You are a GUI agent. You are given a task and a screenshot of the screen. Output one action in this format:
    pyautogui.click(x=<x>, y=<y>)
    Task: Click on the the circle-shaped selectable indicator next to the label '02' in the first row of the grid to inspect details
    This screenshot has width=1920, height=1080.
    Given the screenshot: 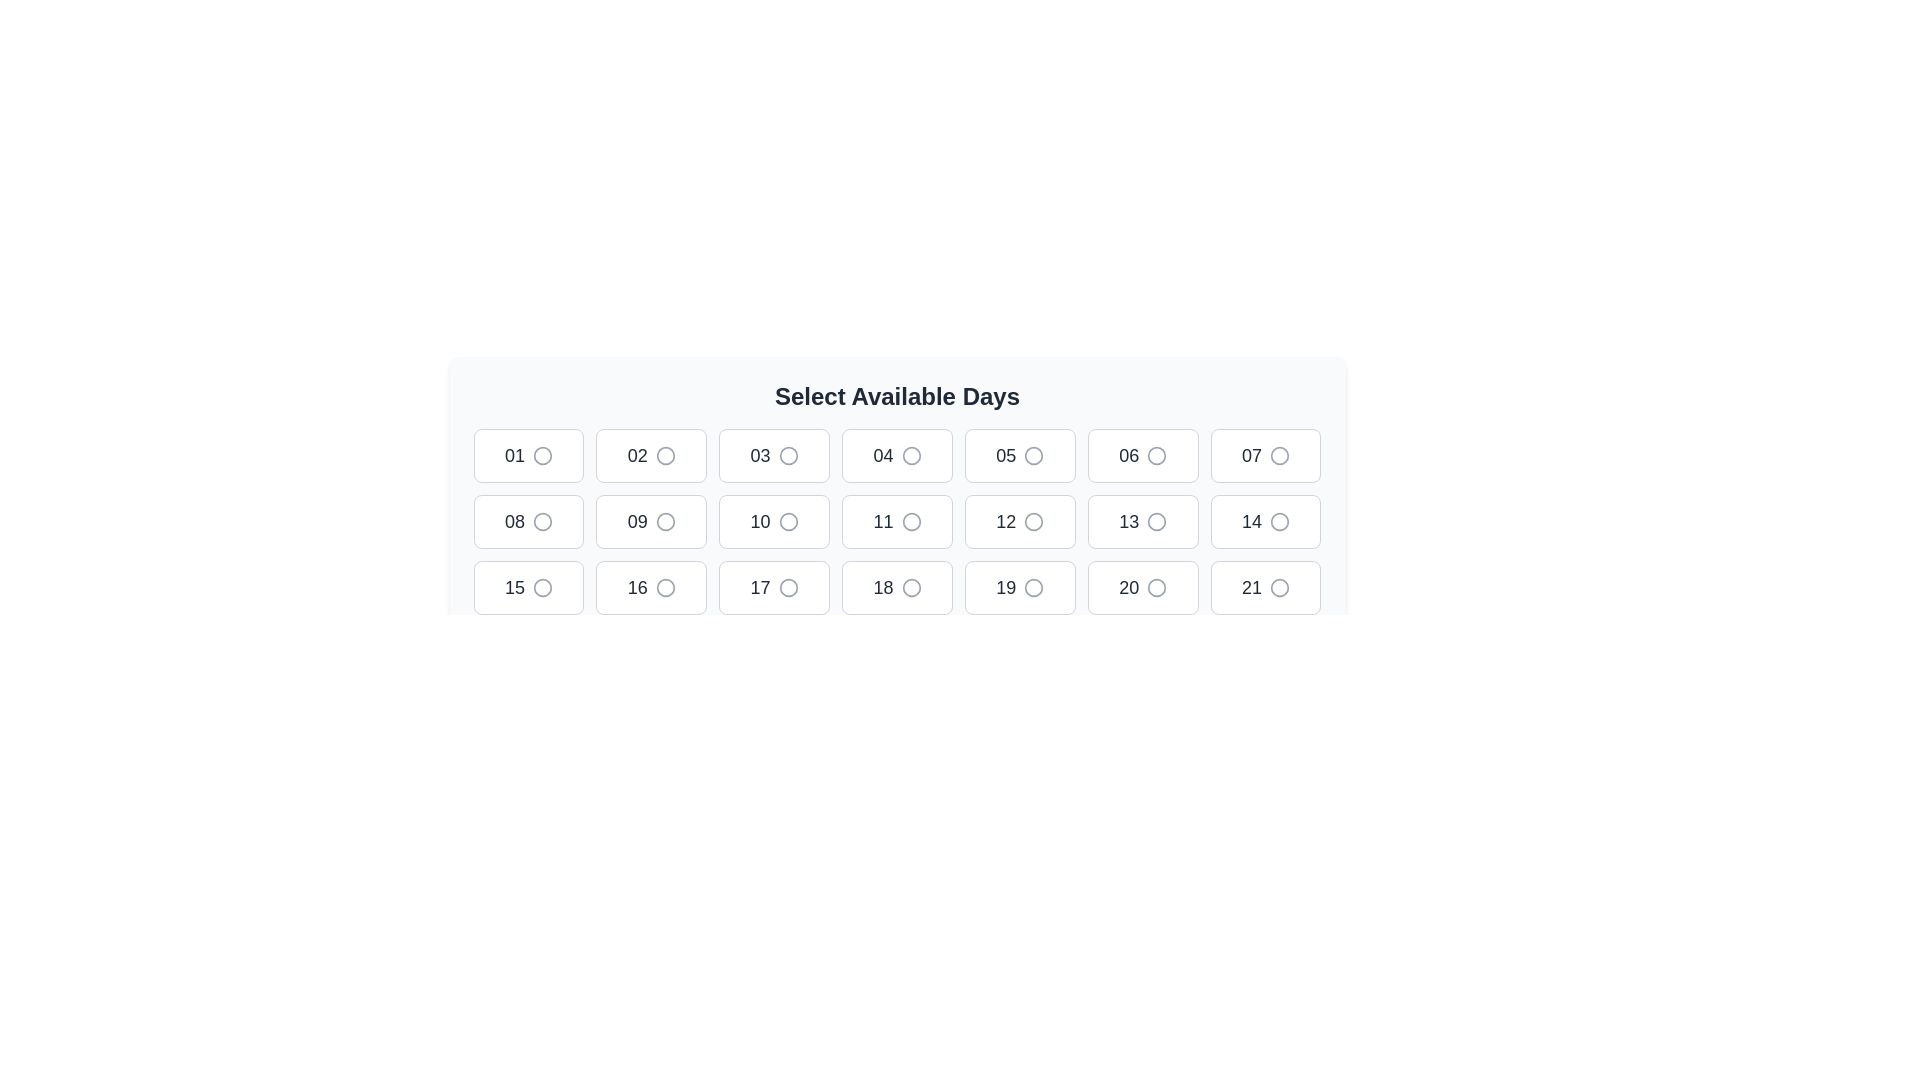 What is the action you would take?
    pyautogui.click(x=665, y=455)
    